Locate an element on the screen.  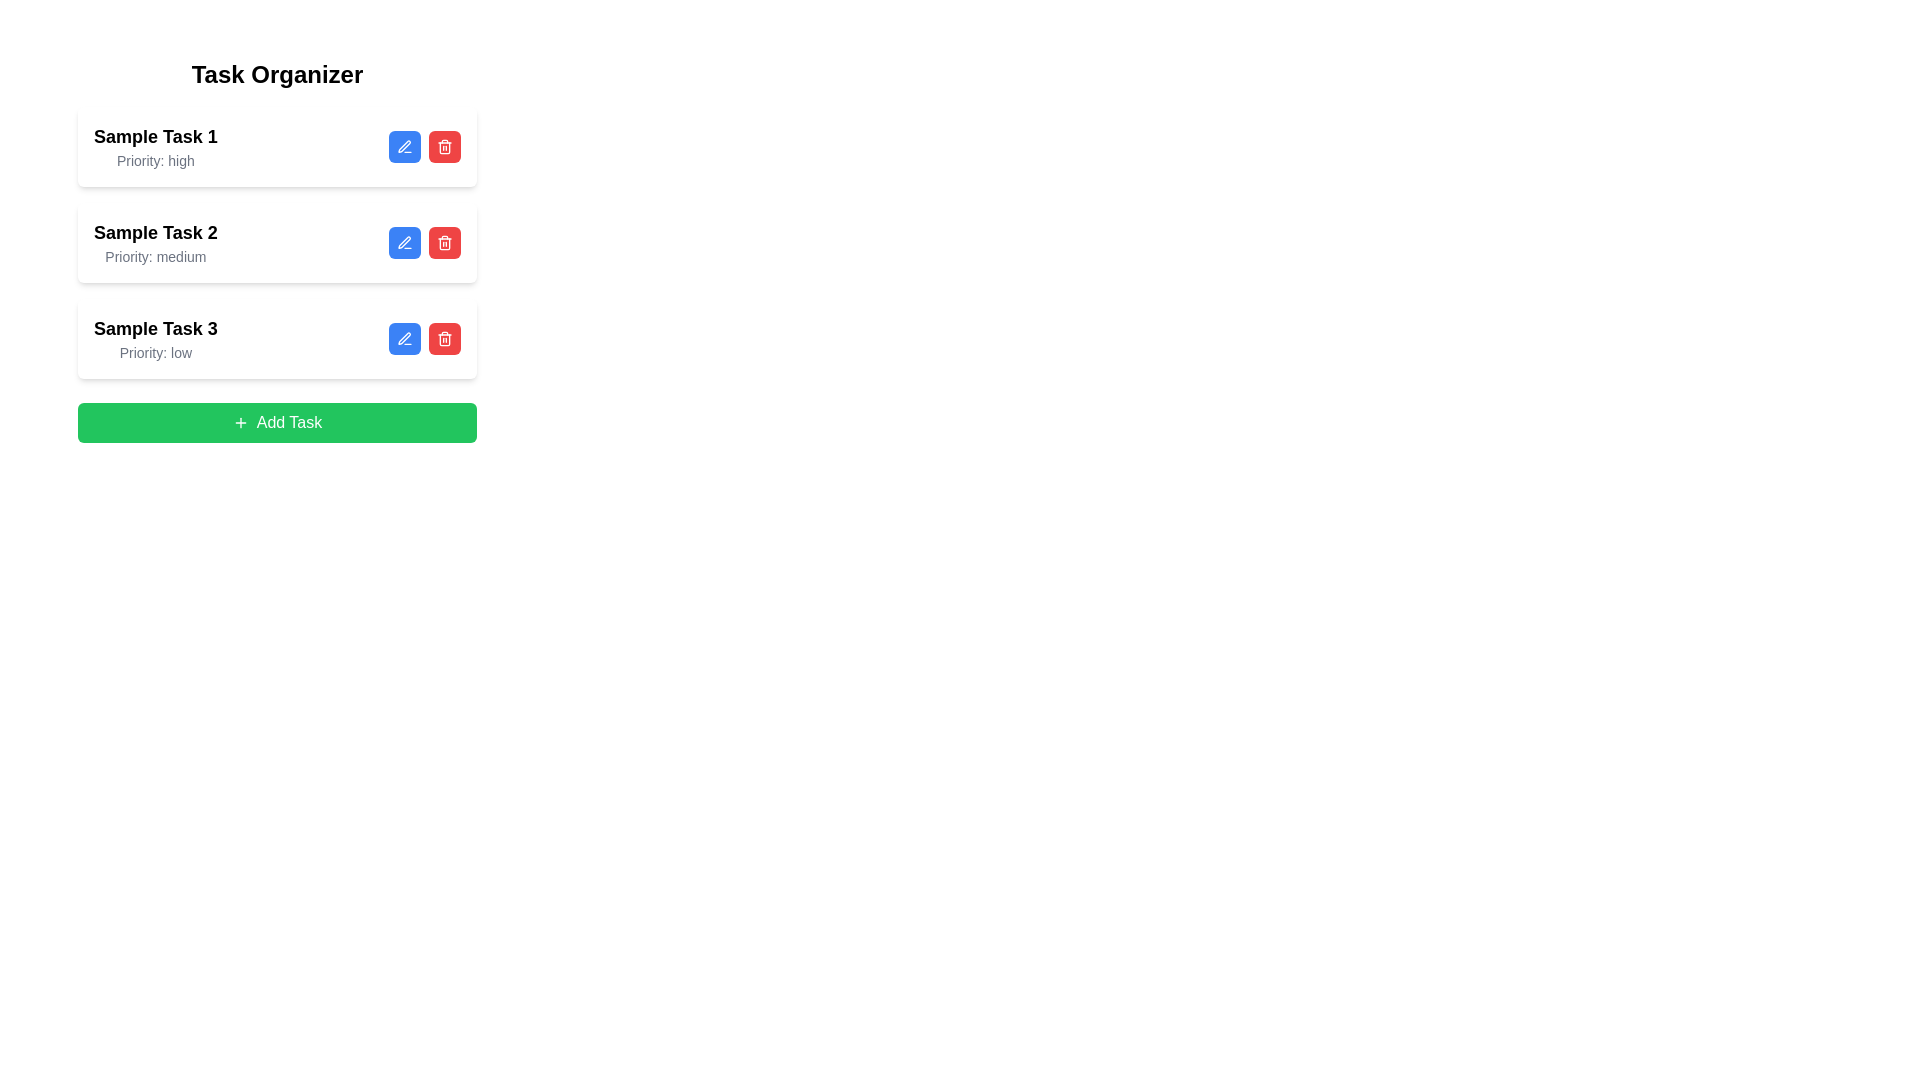
the editing button for the 'Sample Task 2' item is located at coordinates (403, 242).